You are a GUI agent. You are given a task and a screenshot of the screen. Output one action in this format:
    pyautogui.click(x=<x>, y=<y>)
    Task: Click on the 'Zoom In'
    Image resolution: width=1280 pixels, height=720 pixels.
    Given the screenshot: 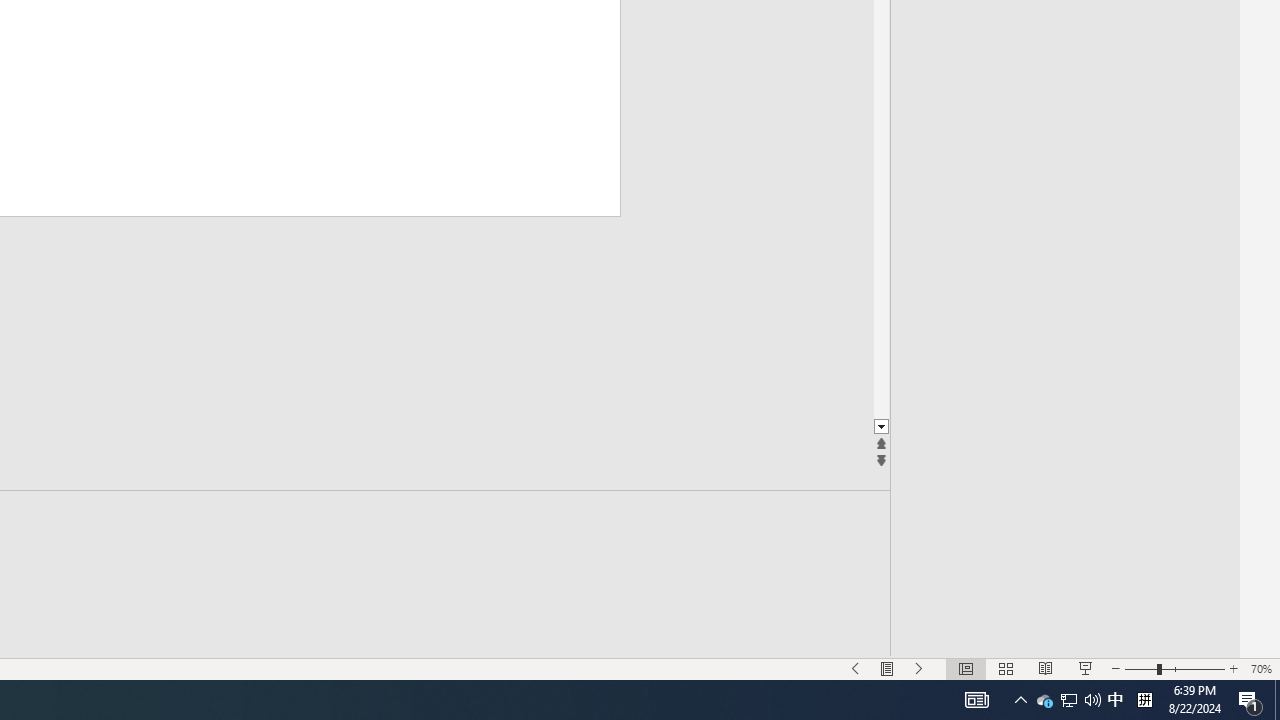 What is the action you would take?
    pyautogui.click(x=1232, y=669)
    